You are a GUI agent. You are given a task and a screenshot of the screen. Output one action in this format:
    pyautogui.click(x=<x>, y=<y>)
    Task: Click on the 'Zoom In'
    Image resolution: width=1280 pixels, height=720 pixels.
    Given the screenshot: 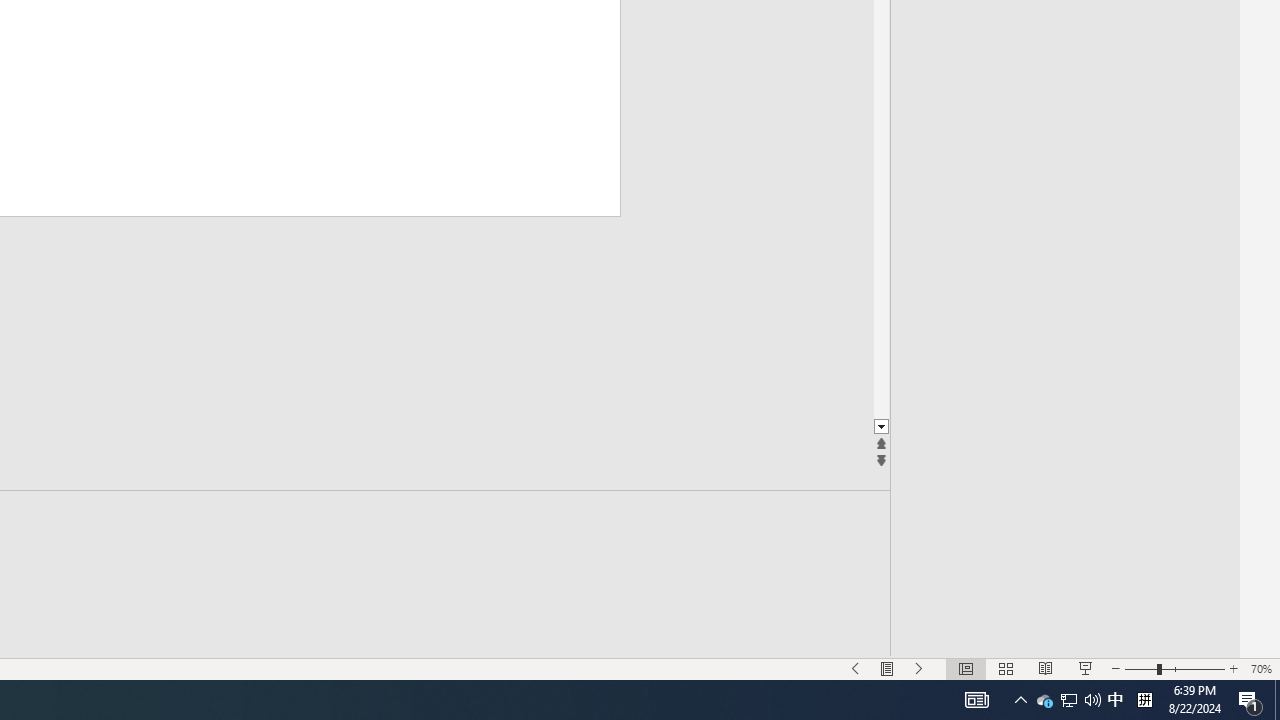 What is the action you would take?
    pyautogui.click(x=1232, y=669)
    